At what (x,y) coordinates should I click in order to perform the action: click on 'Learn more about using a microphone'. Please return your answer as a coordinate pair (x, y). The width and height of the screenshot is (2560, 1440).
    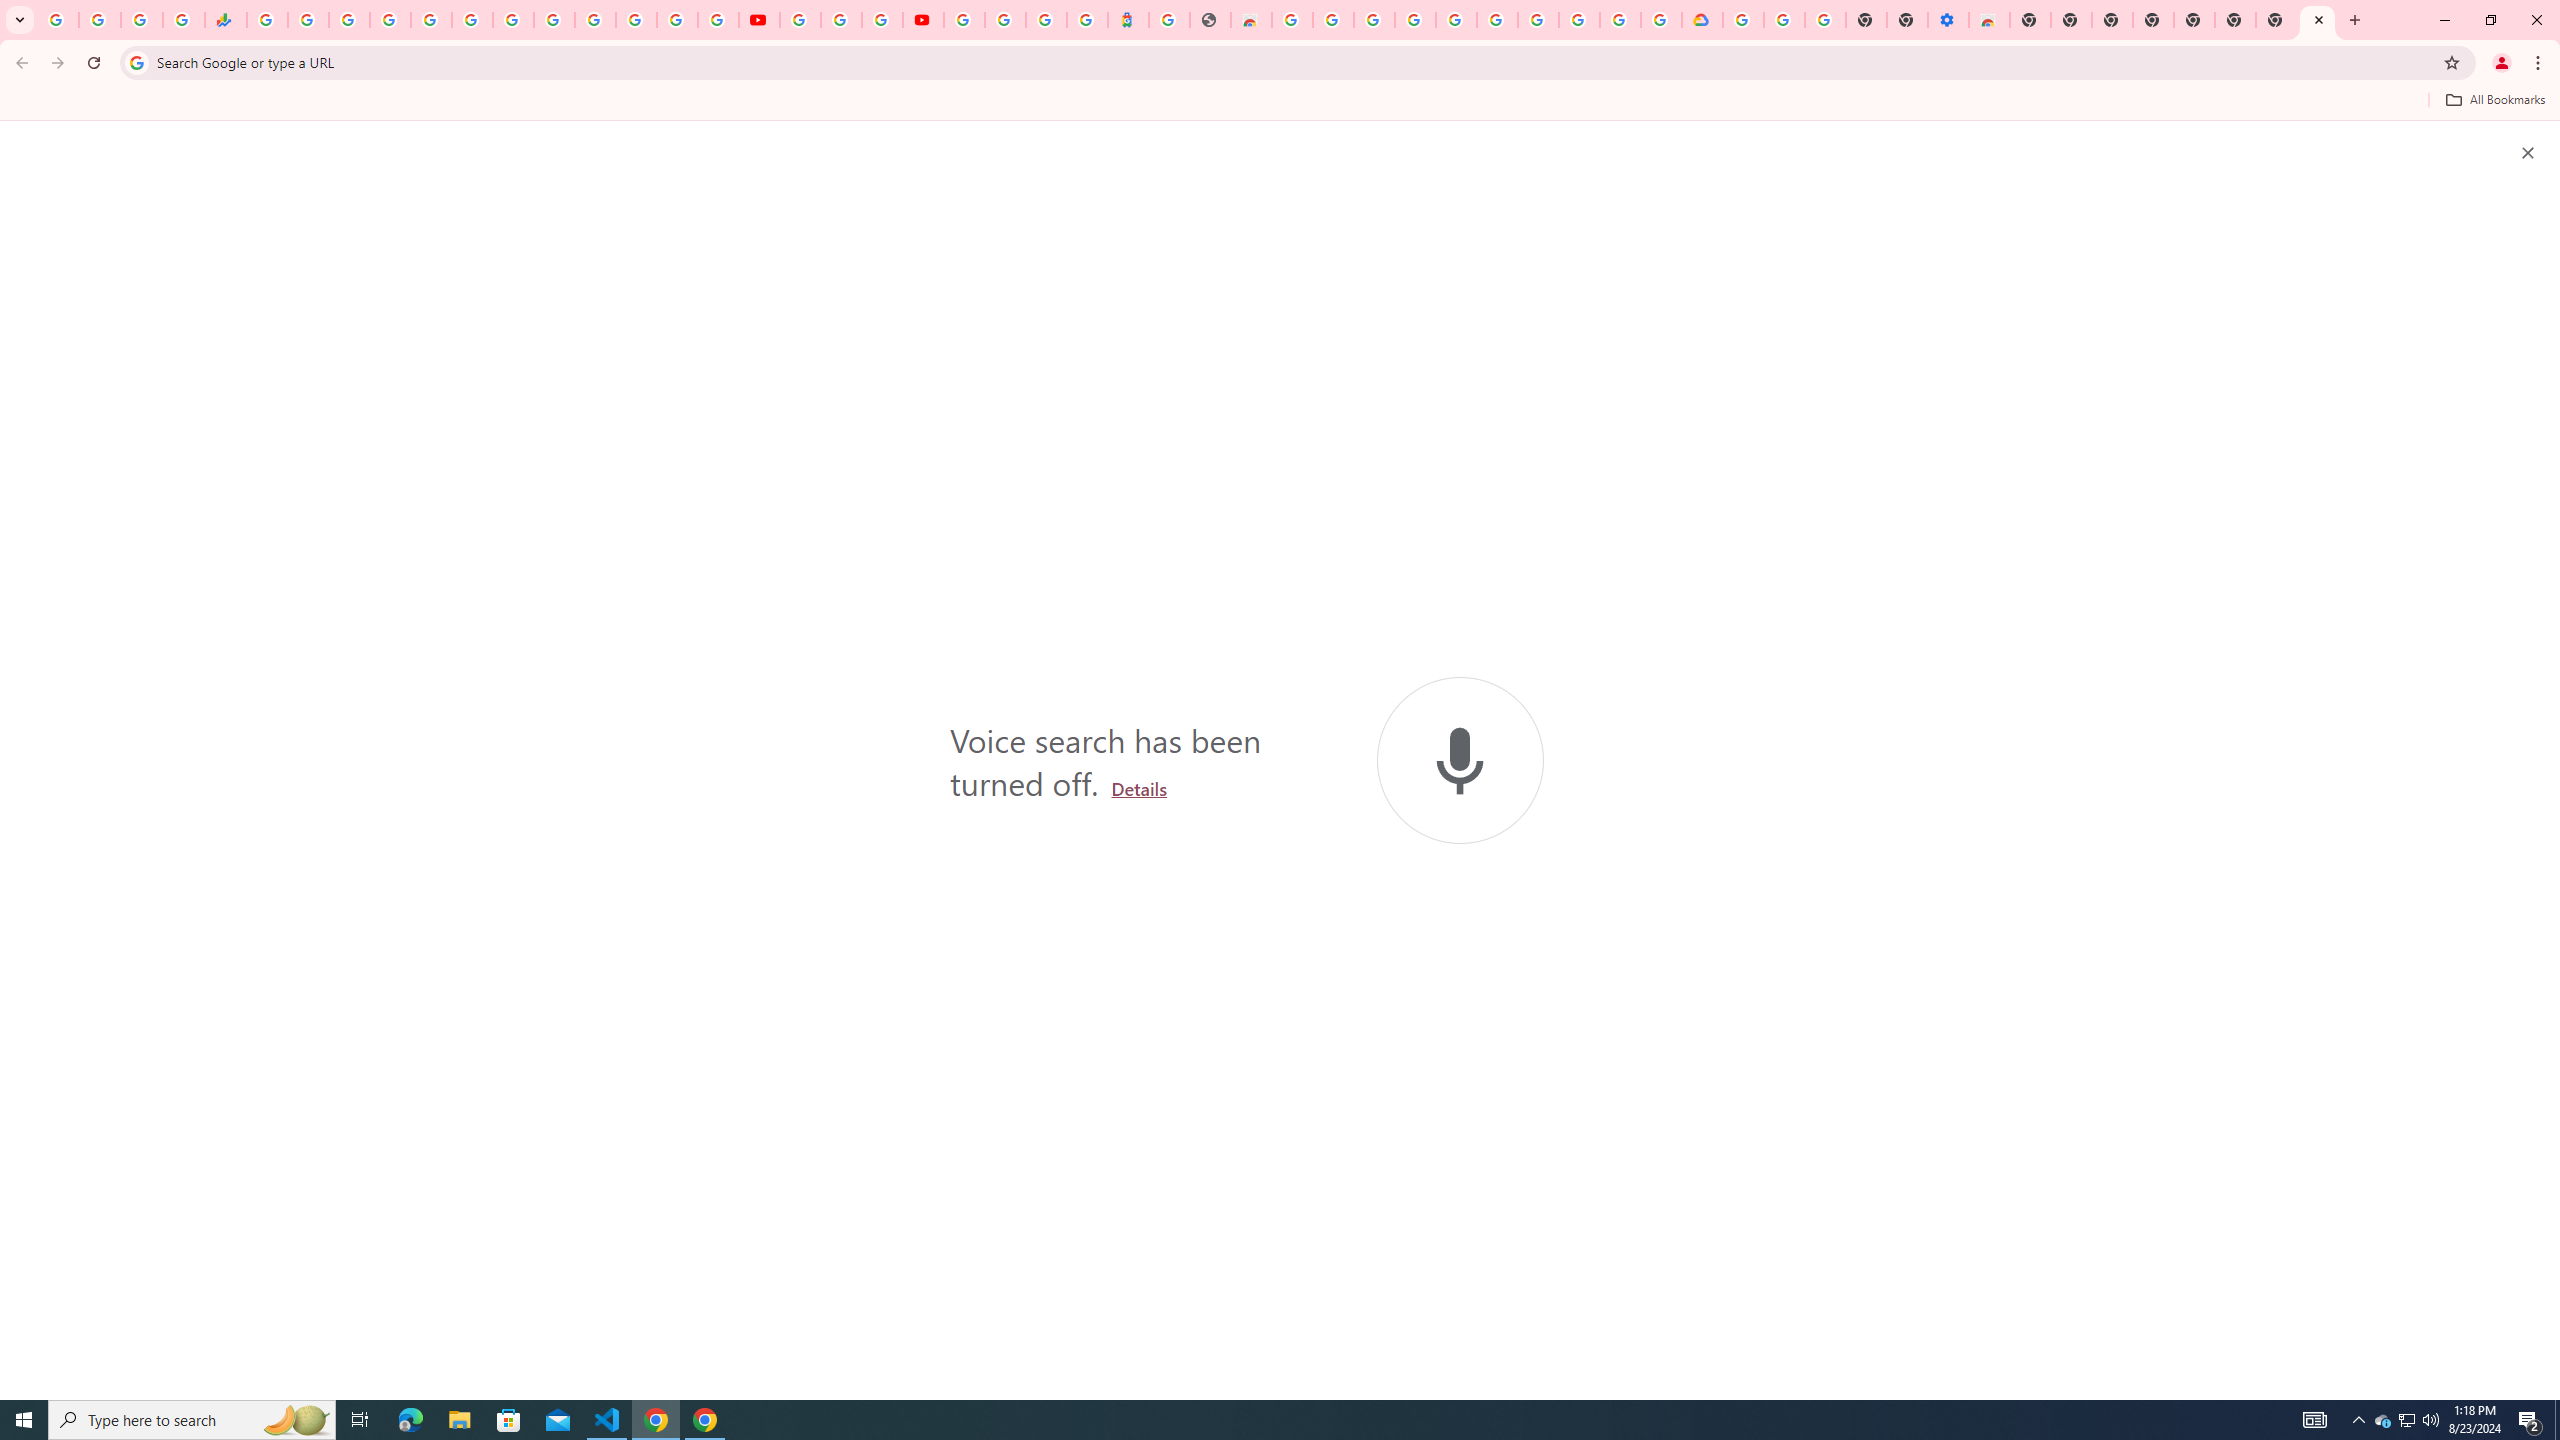
    Looking at the image, I should click on (1138, 788).